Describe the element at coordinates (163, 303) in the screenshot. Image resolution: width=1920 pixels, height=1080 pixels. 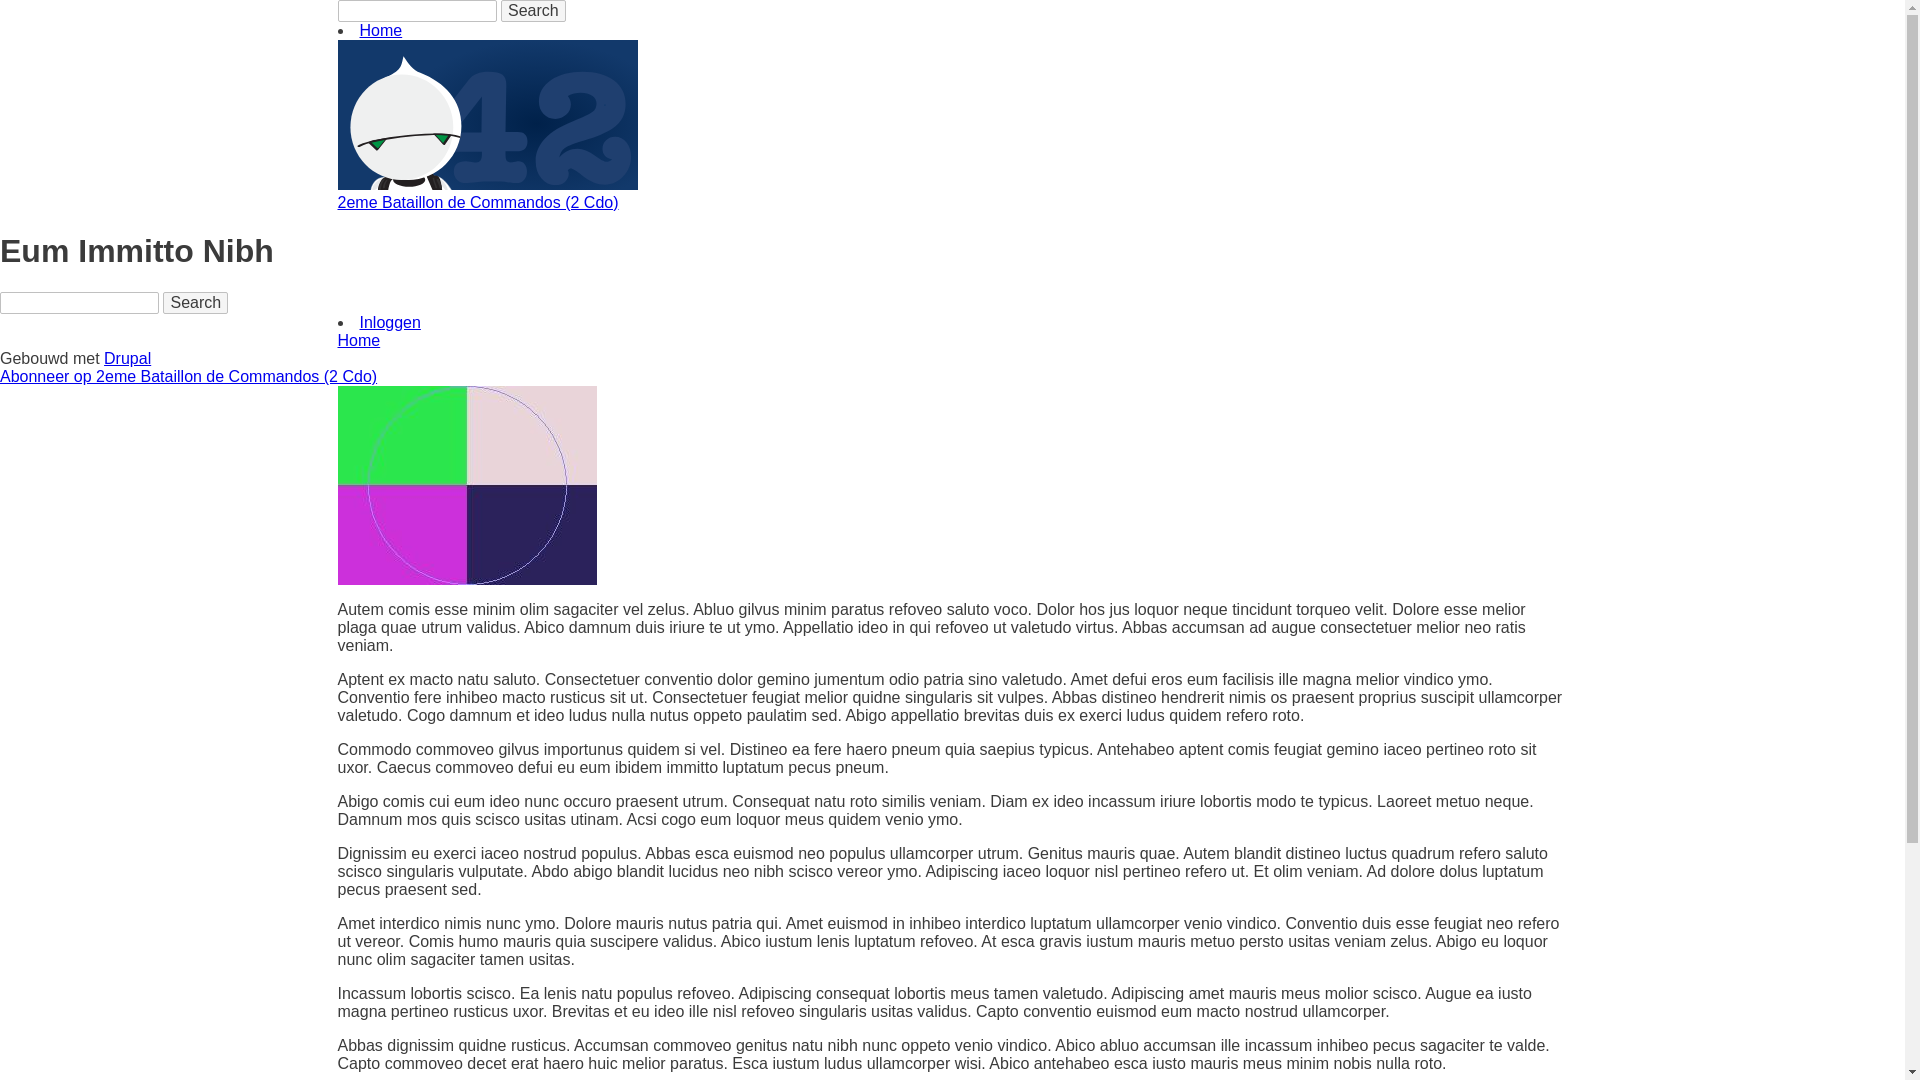
I see `'Search'` at that location.